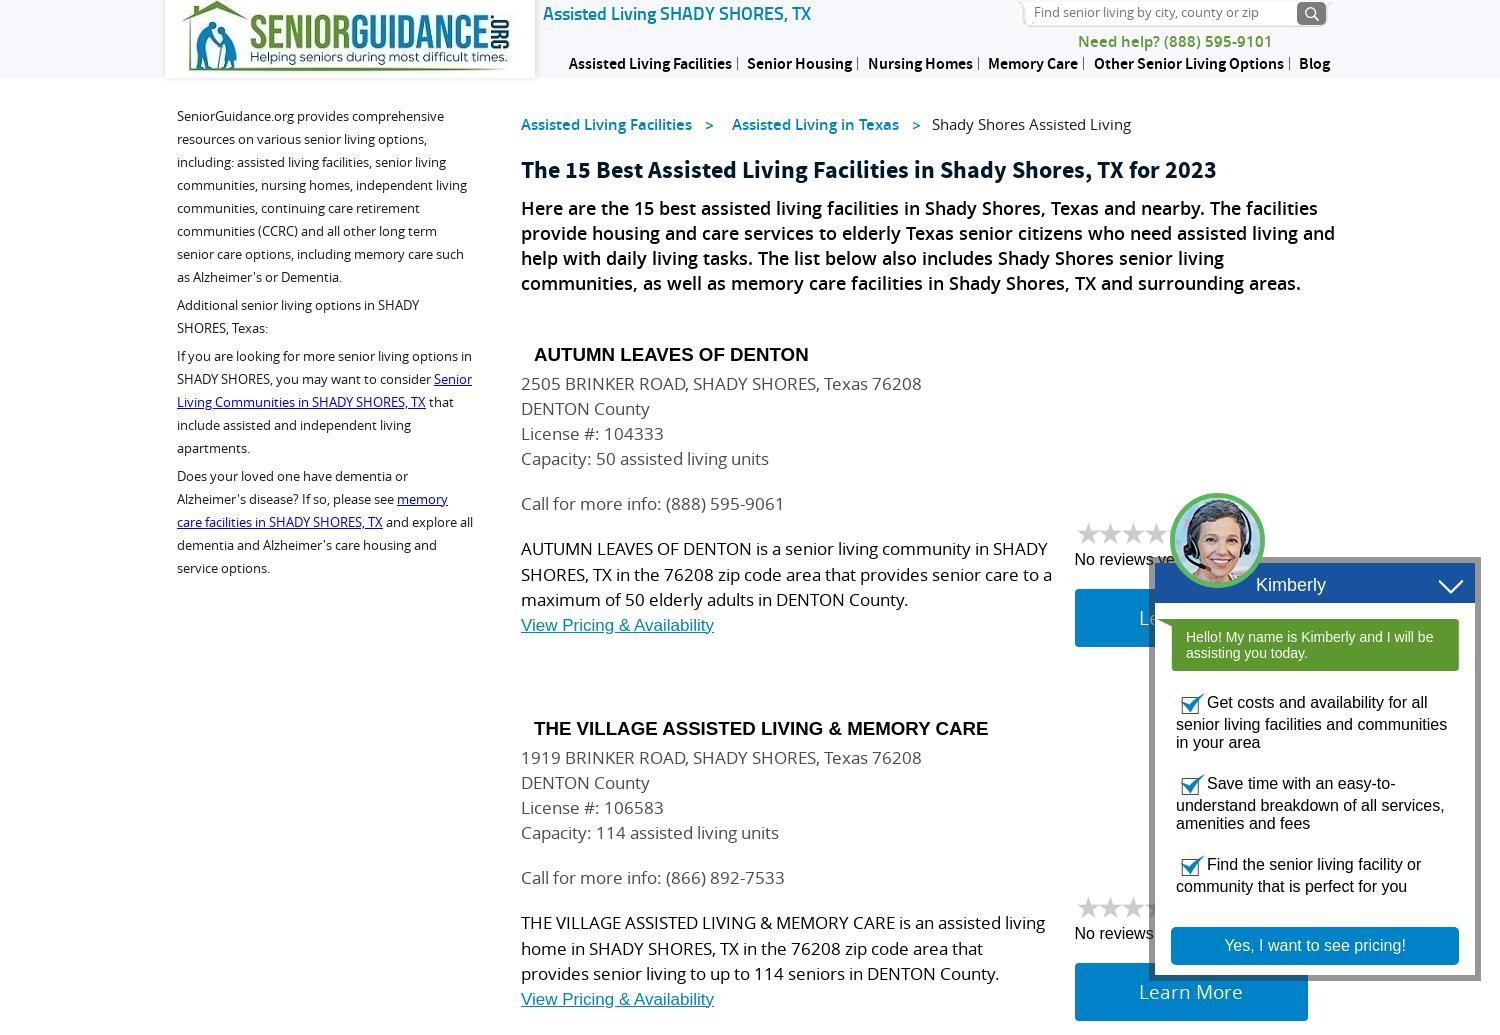  Describe the element at coordinates (298, 316) in the screenshot. I see `'Additional senior living options in SHADY SHORES, Texas:'` at that location.